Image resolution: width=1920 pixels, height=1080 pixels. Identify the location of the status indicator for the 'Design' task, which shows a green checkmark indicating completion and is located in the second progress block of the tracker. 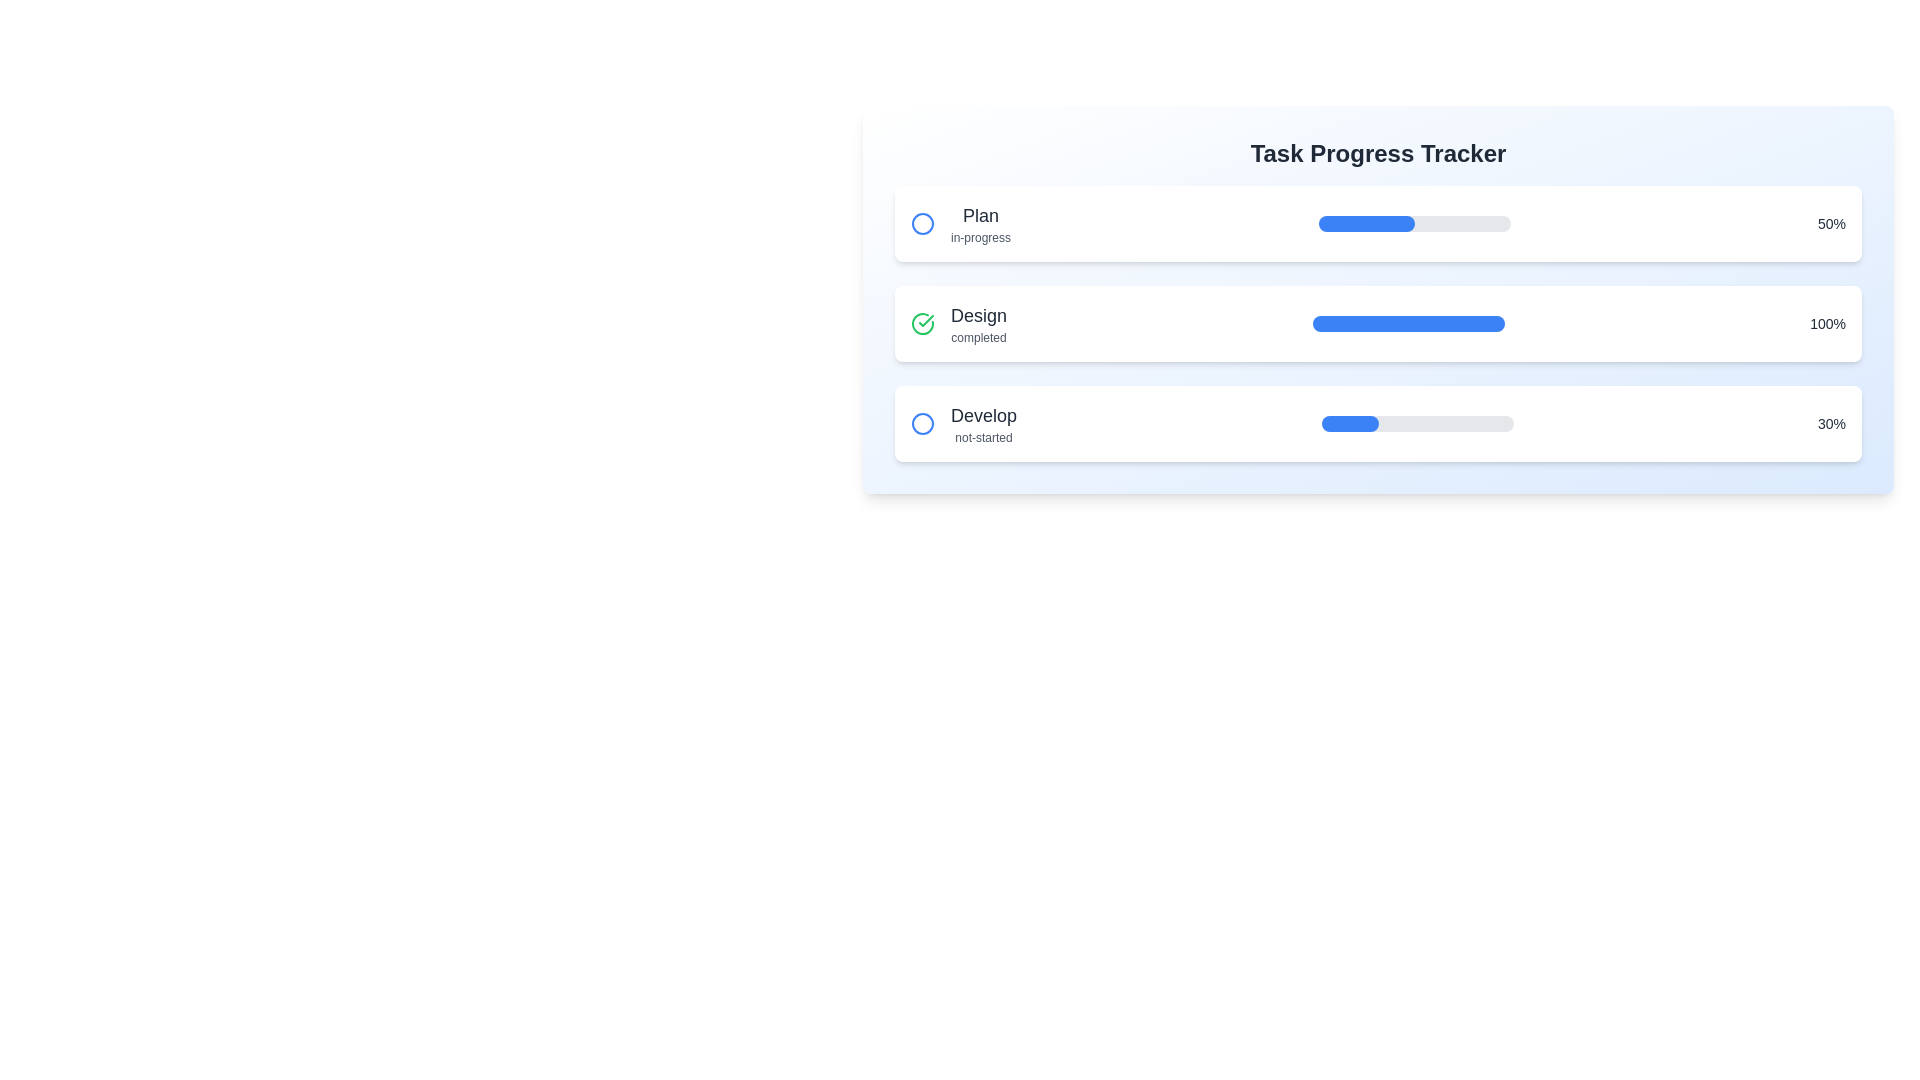
(958, 323).